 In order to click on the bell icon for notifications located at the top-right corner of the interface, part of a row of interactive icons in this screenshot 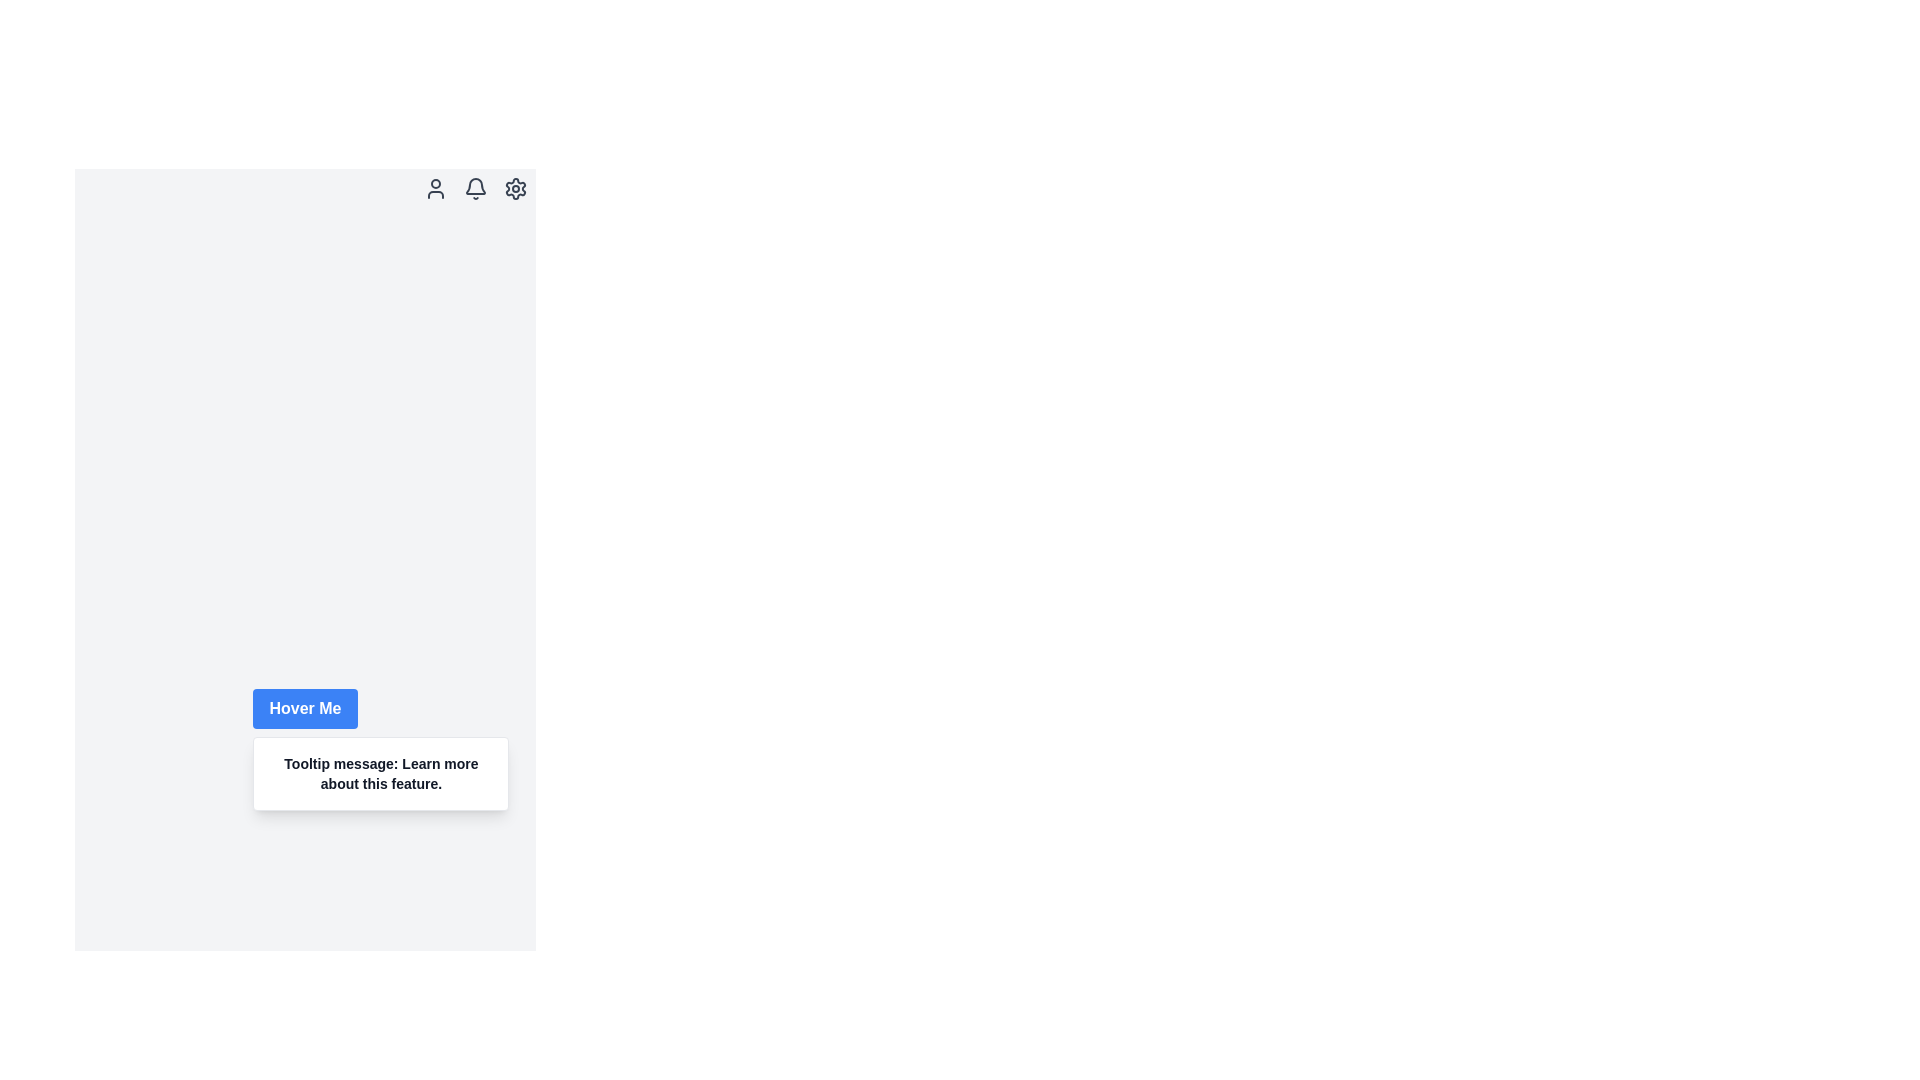, I will do `click(474, 186)`.